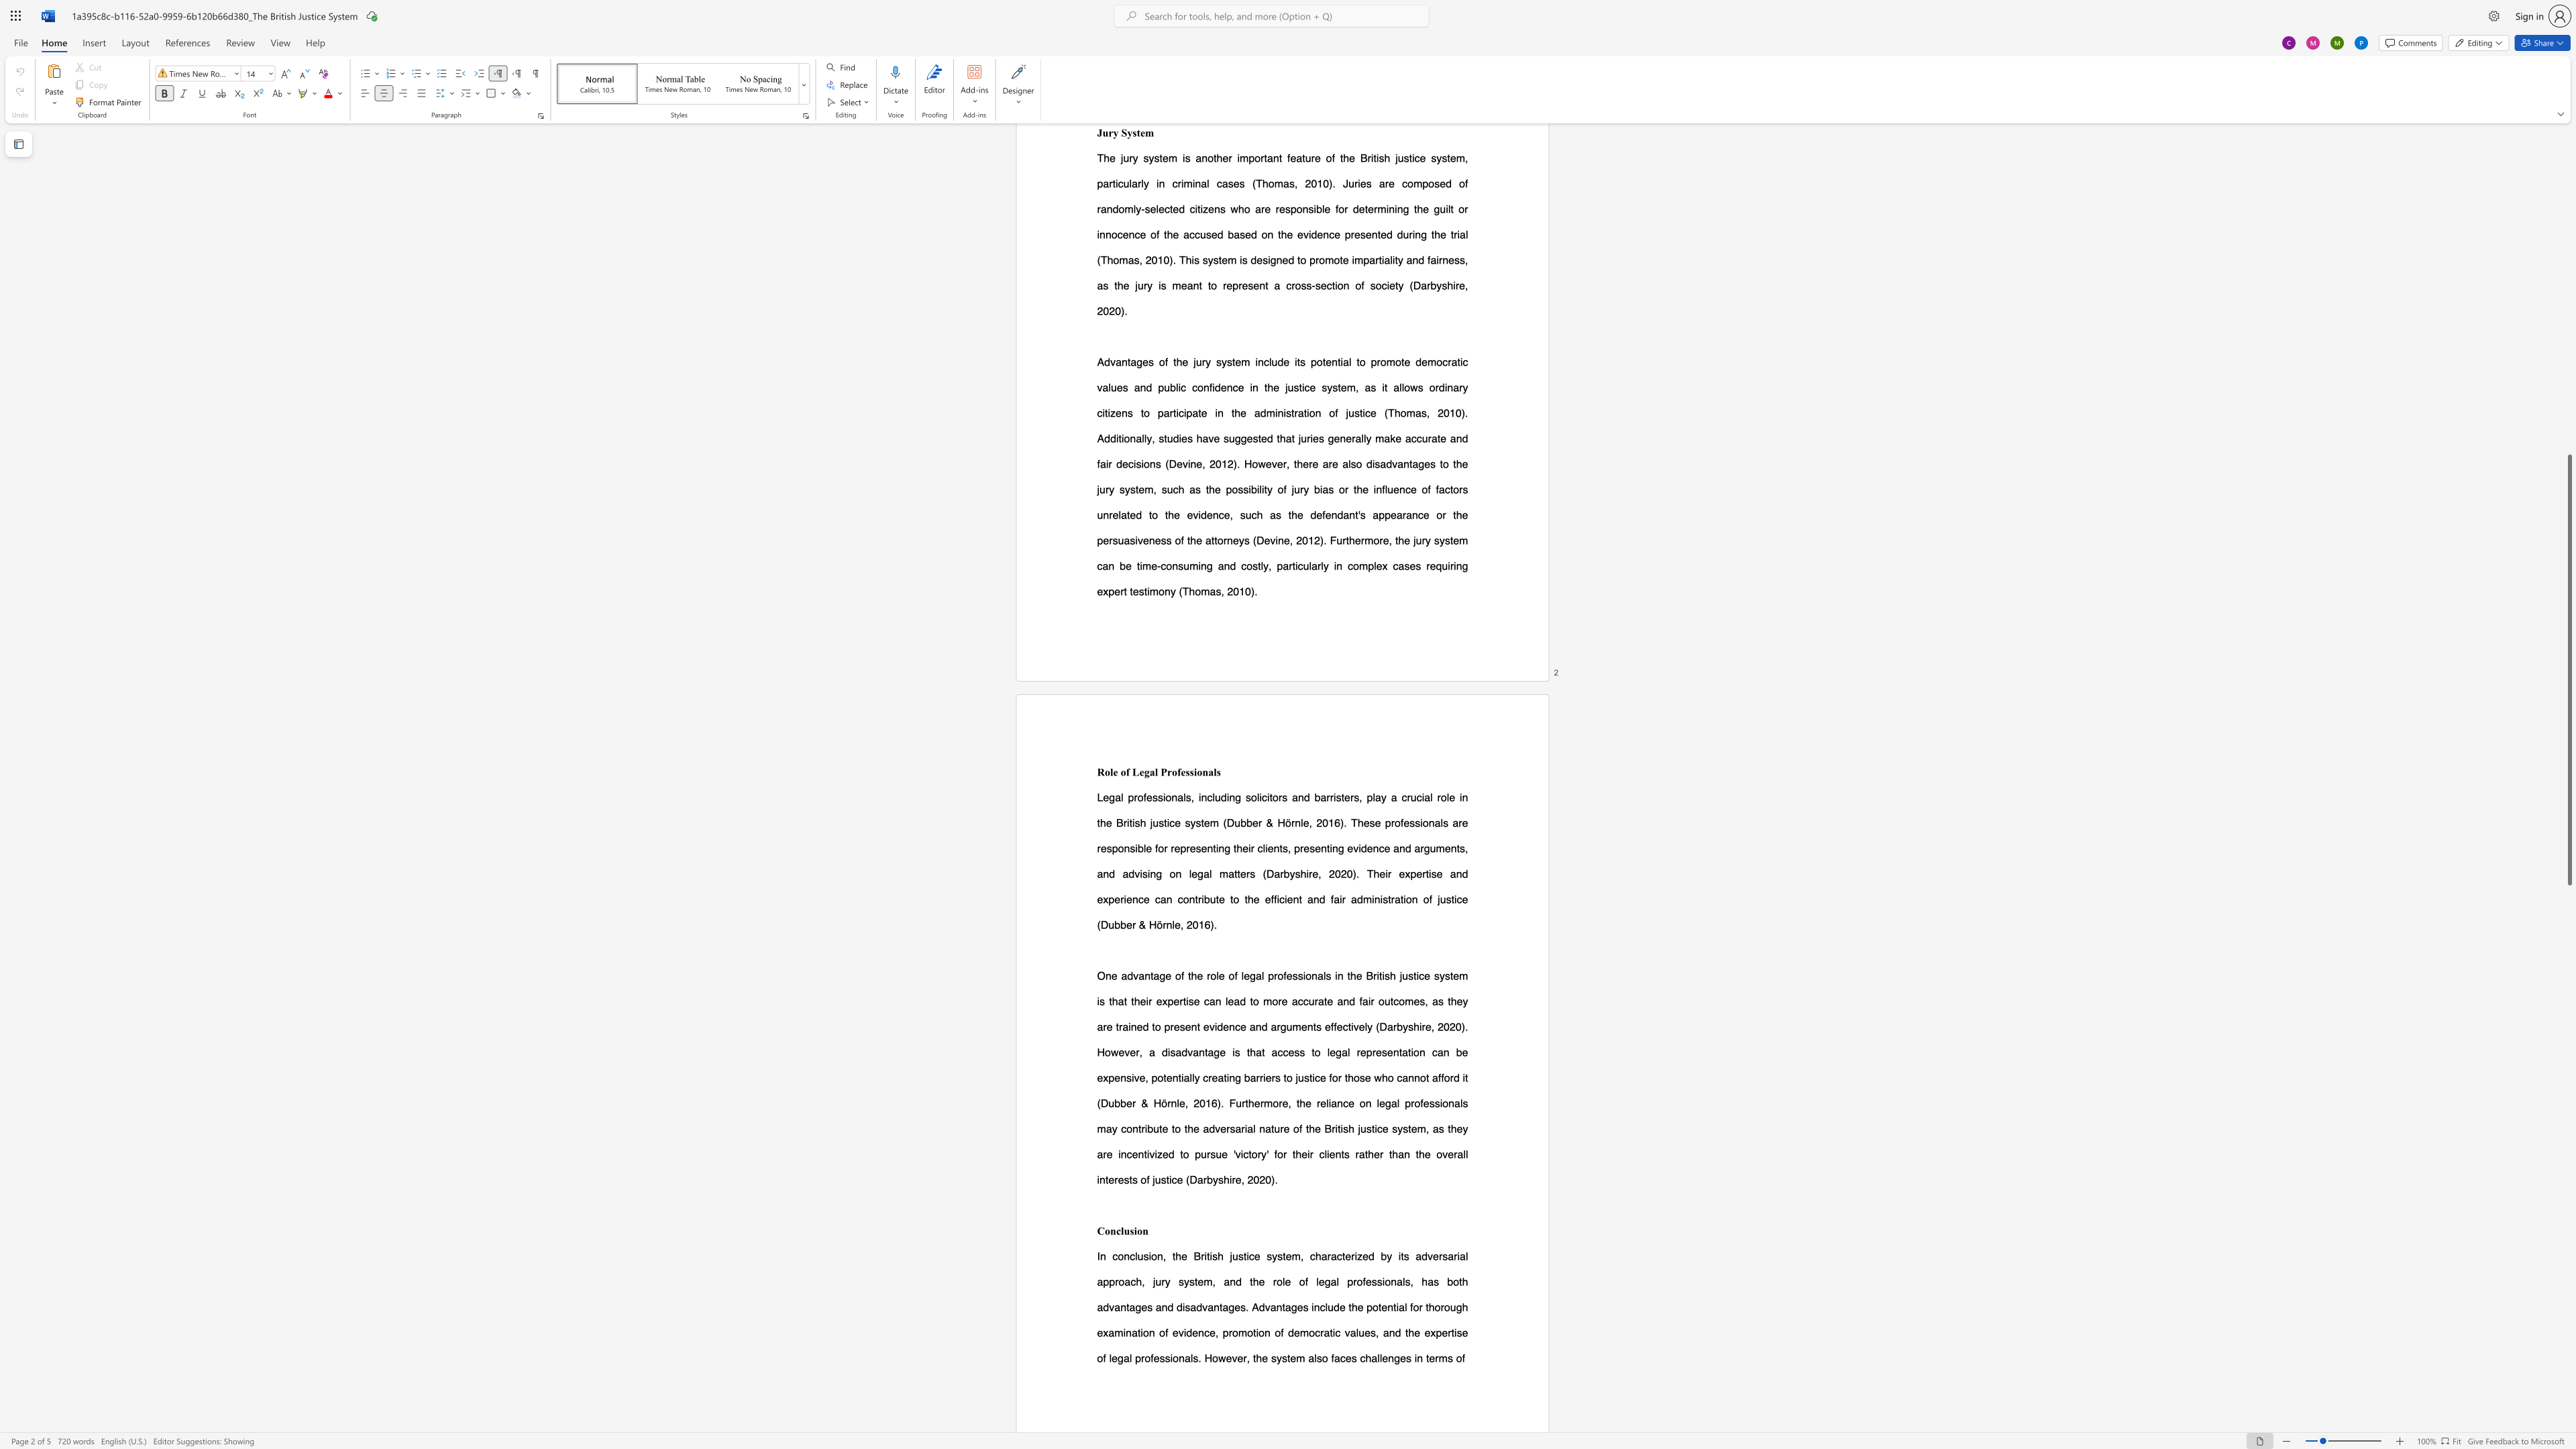  What do you see at coordinates (2568, 226) in the screenshot?
I see `the right-hand scrollbar to ascend the page` at bounding box center [2568, 226].